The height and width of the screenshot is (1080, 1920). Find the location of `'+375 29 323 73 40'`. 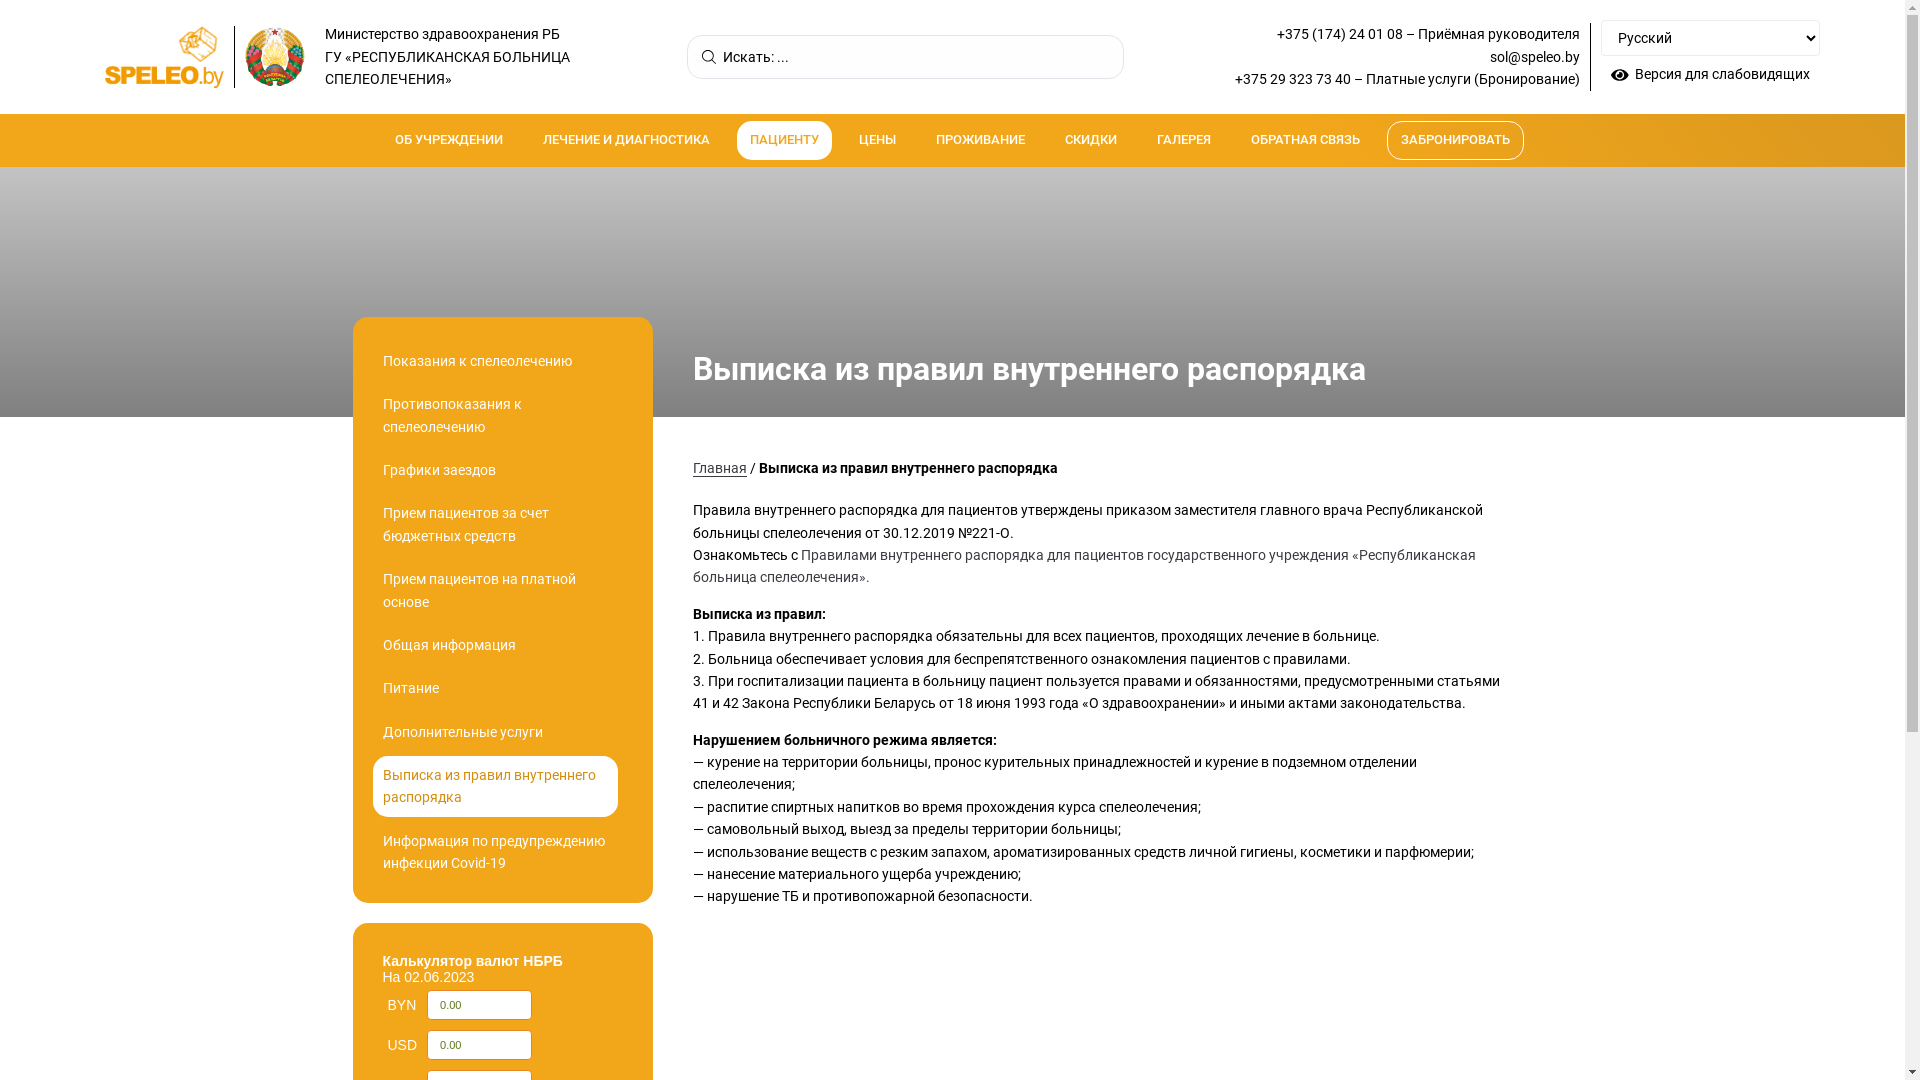

'+375 29 323 73 40' is located at coordinates (1292, 77).